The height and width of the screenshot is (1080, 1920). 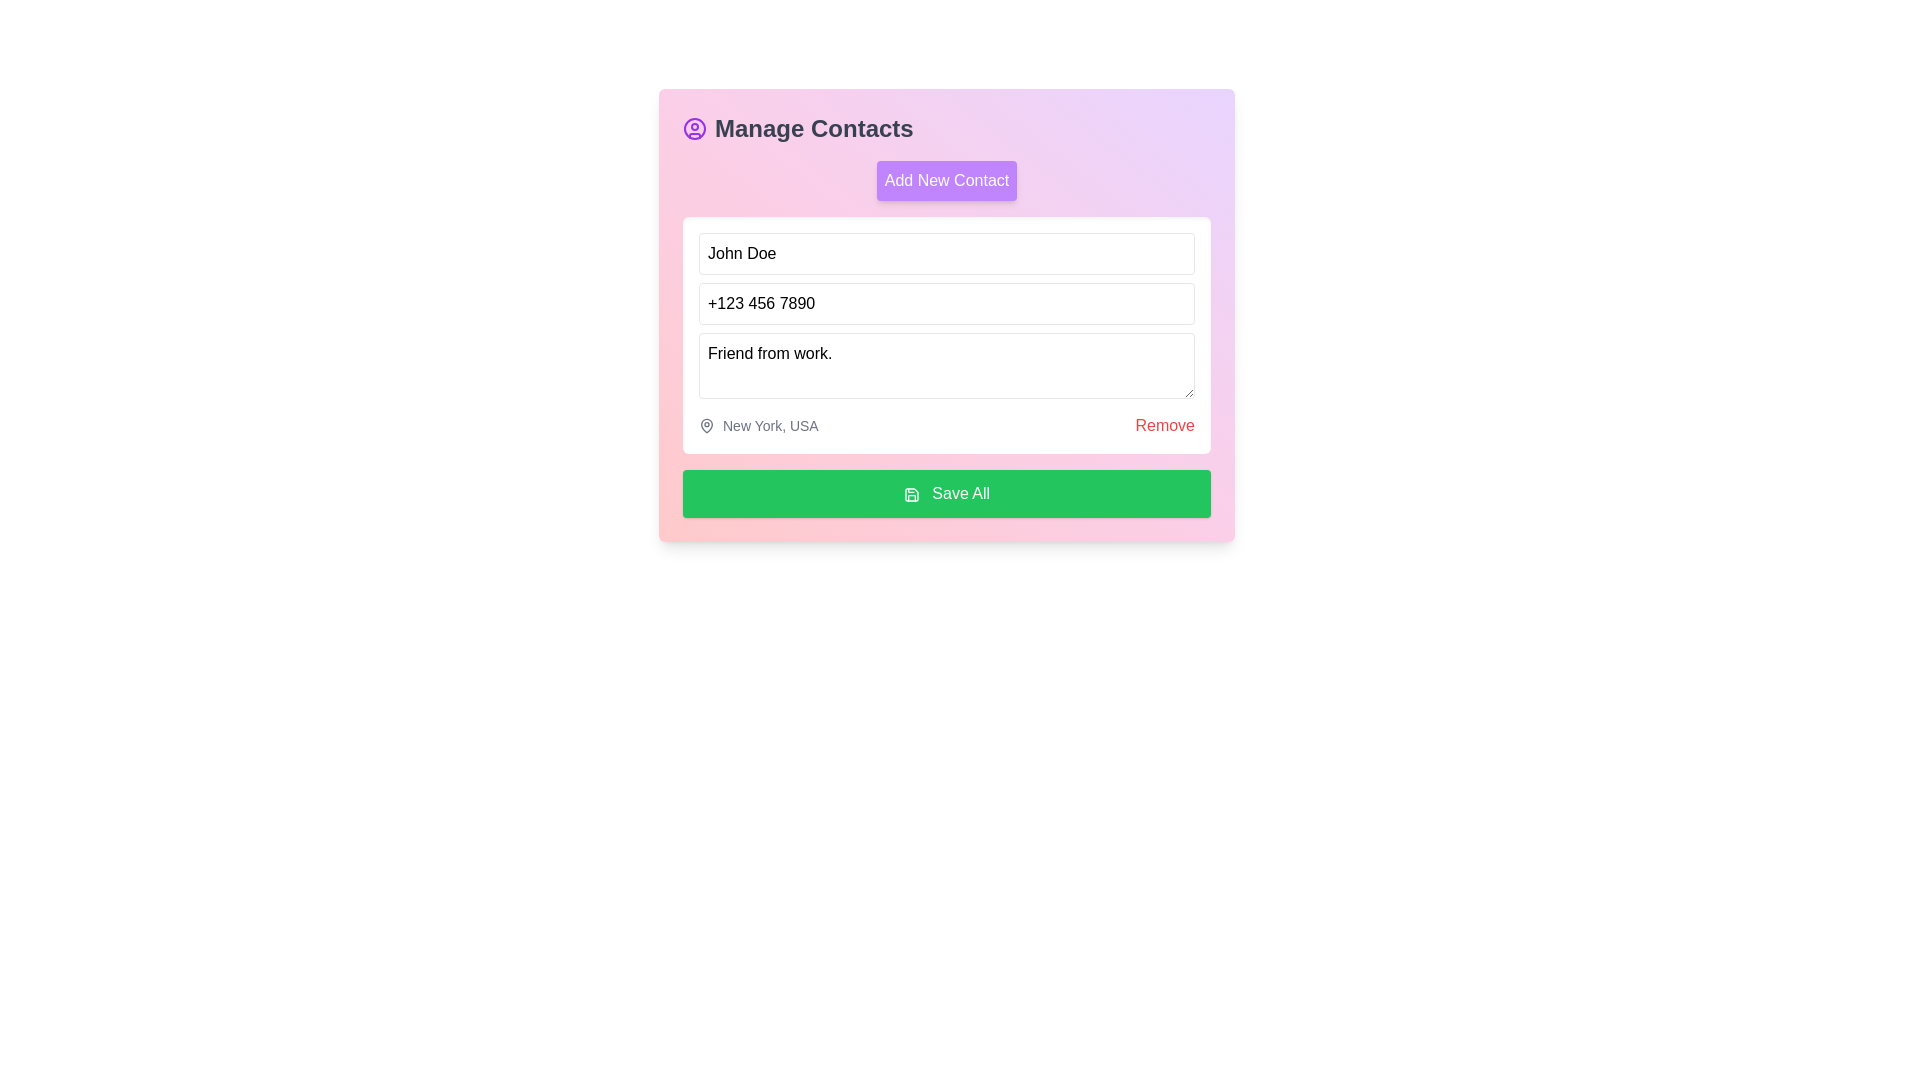 I want to click on the decorative icon located at the top-left corner of the 'Manage Contacts' panel, adjacent to the panel's main title text 'Manage Contacts', so click(x=695, y=128).